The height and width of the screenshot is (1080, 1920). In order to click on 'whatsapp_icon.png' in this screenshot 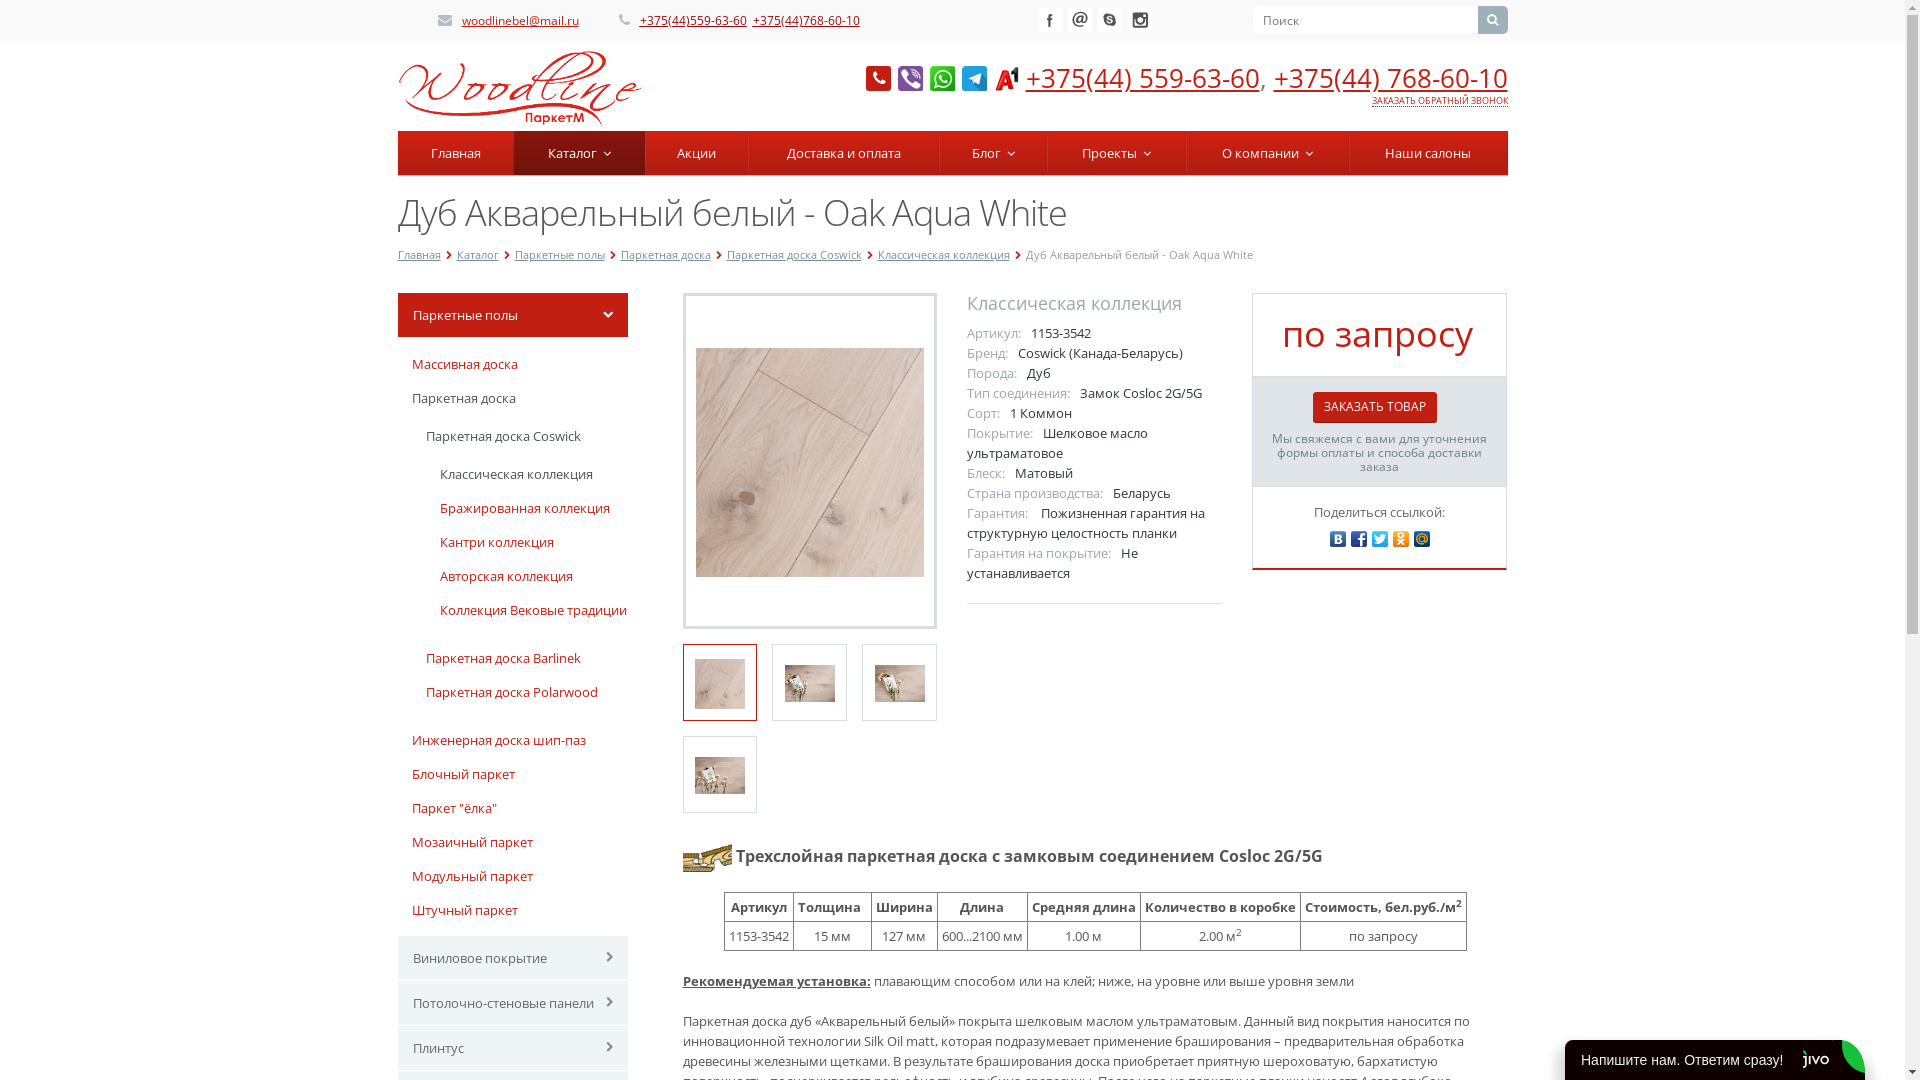, I will do `click(941, 77)`.